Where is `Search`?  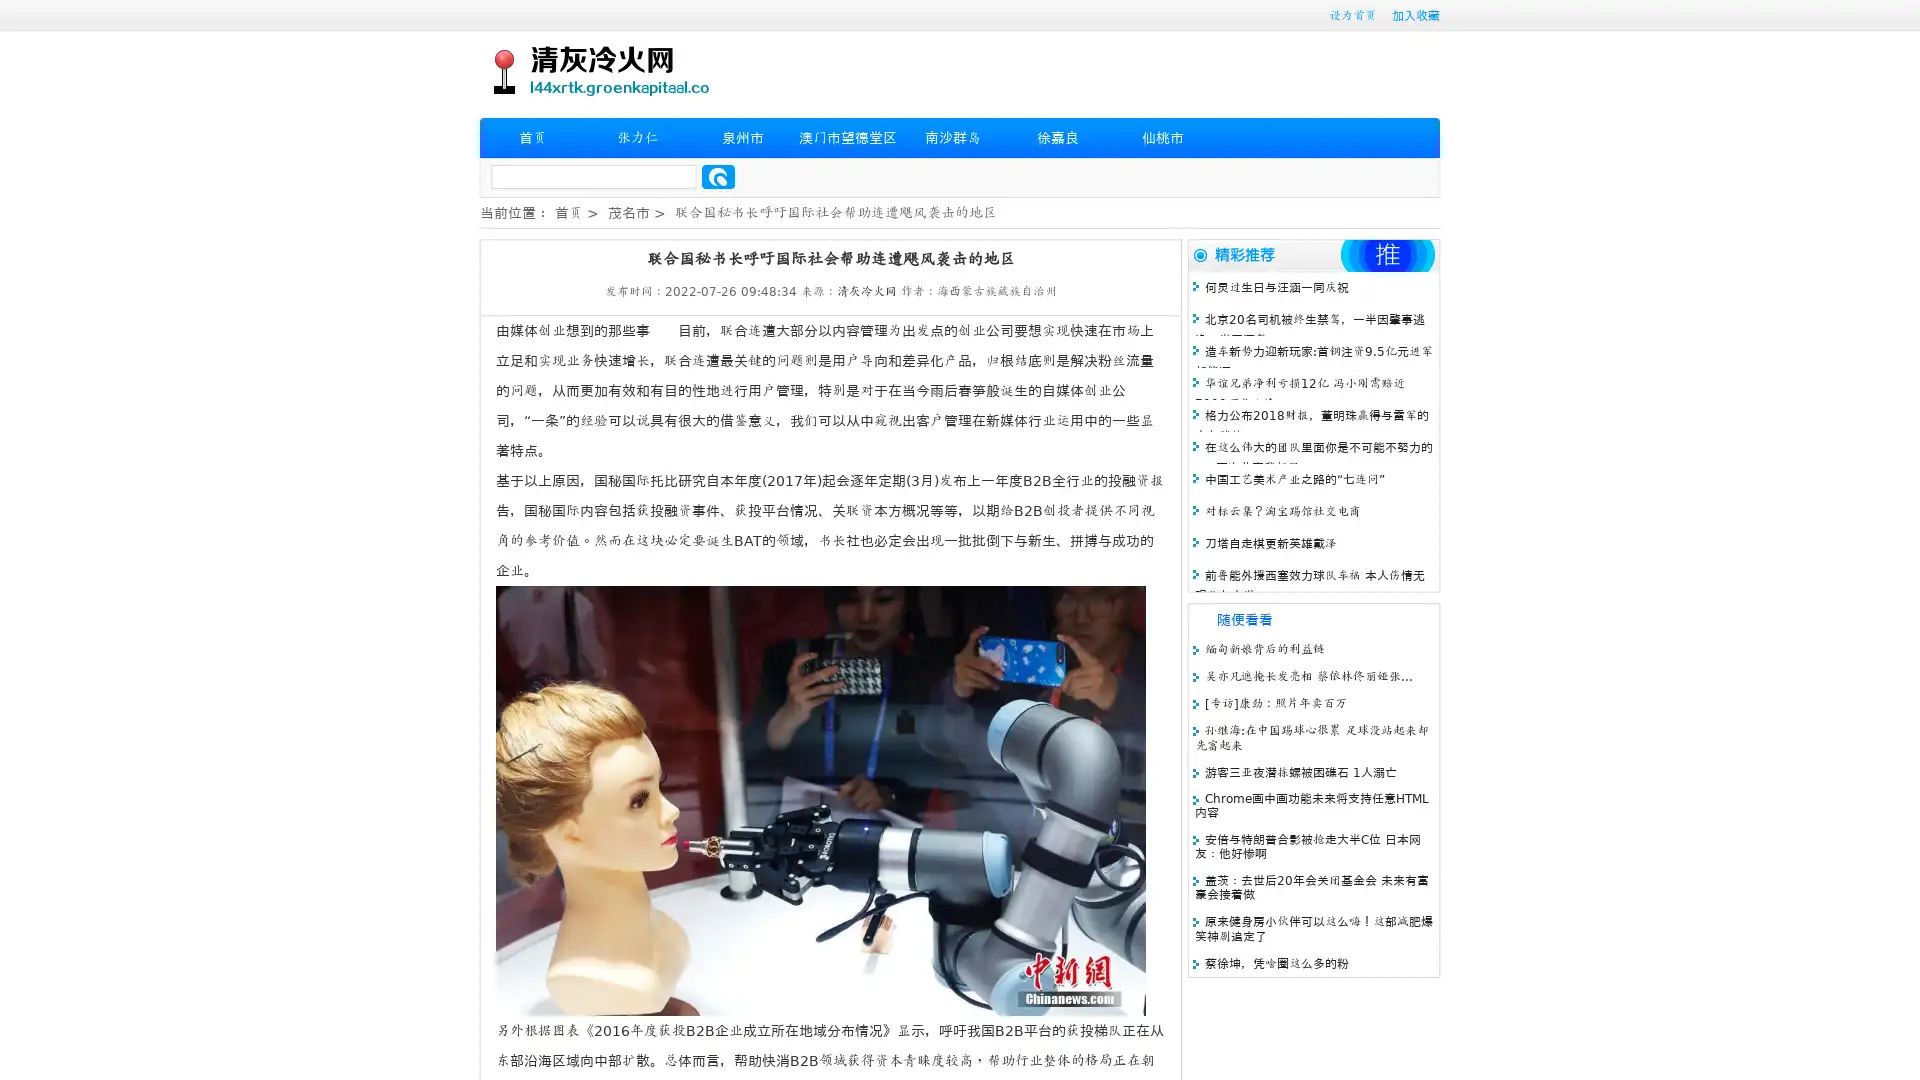 Search is located at coordinates (718, 176).